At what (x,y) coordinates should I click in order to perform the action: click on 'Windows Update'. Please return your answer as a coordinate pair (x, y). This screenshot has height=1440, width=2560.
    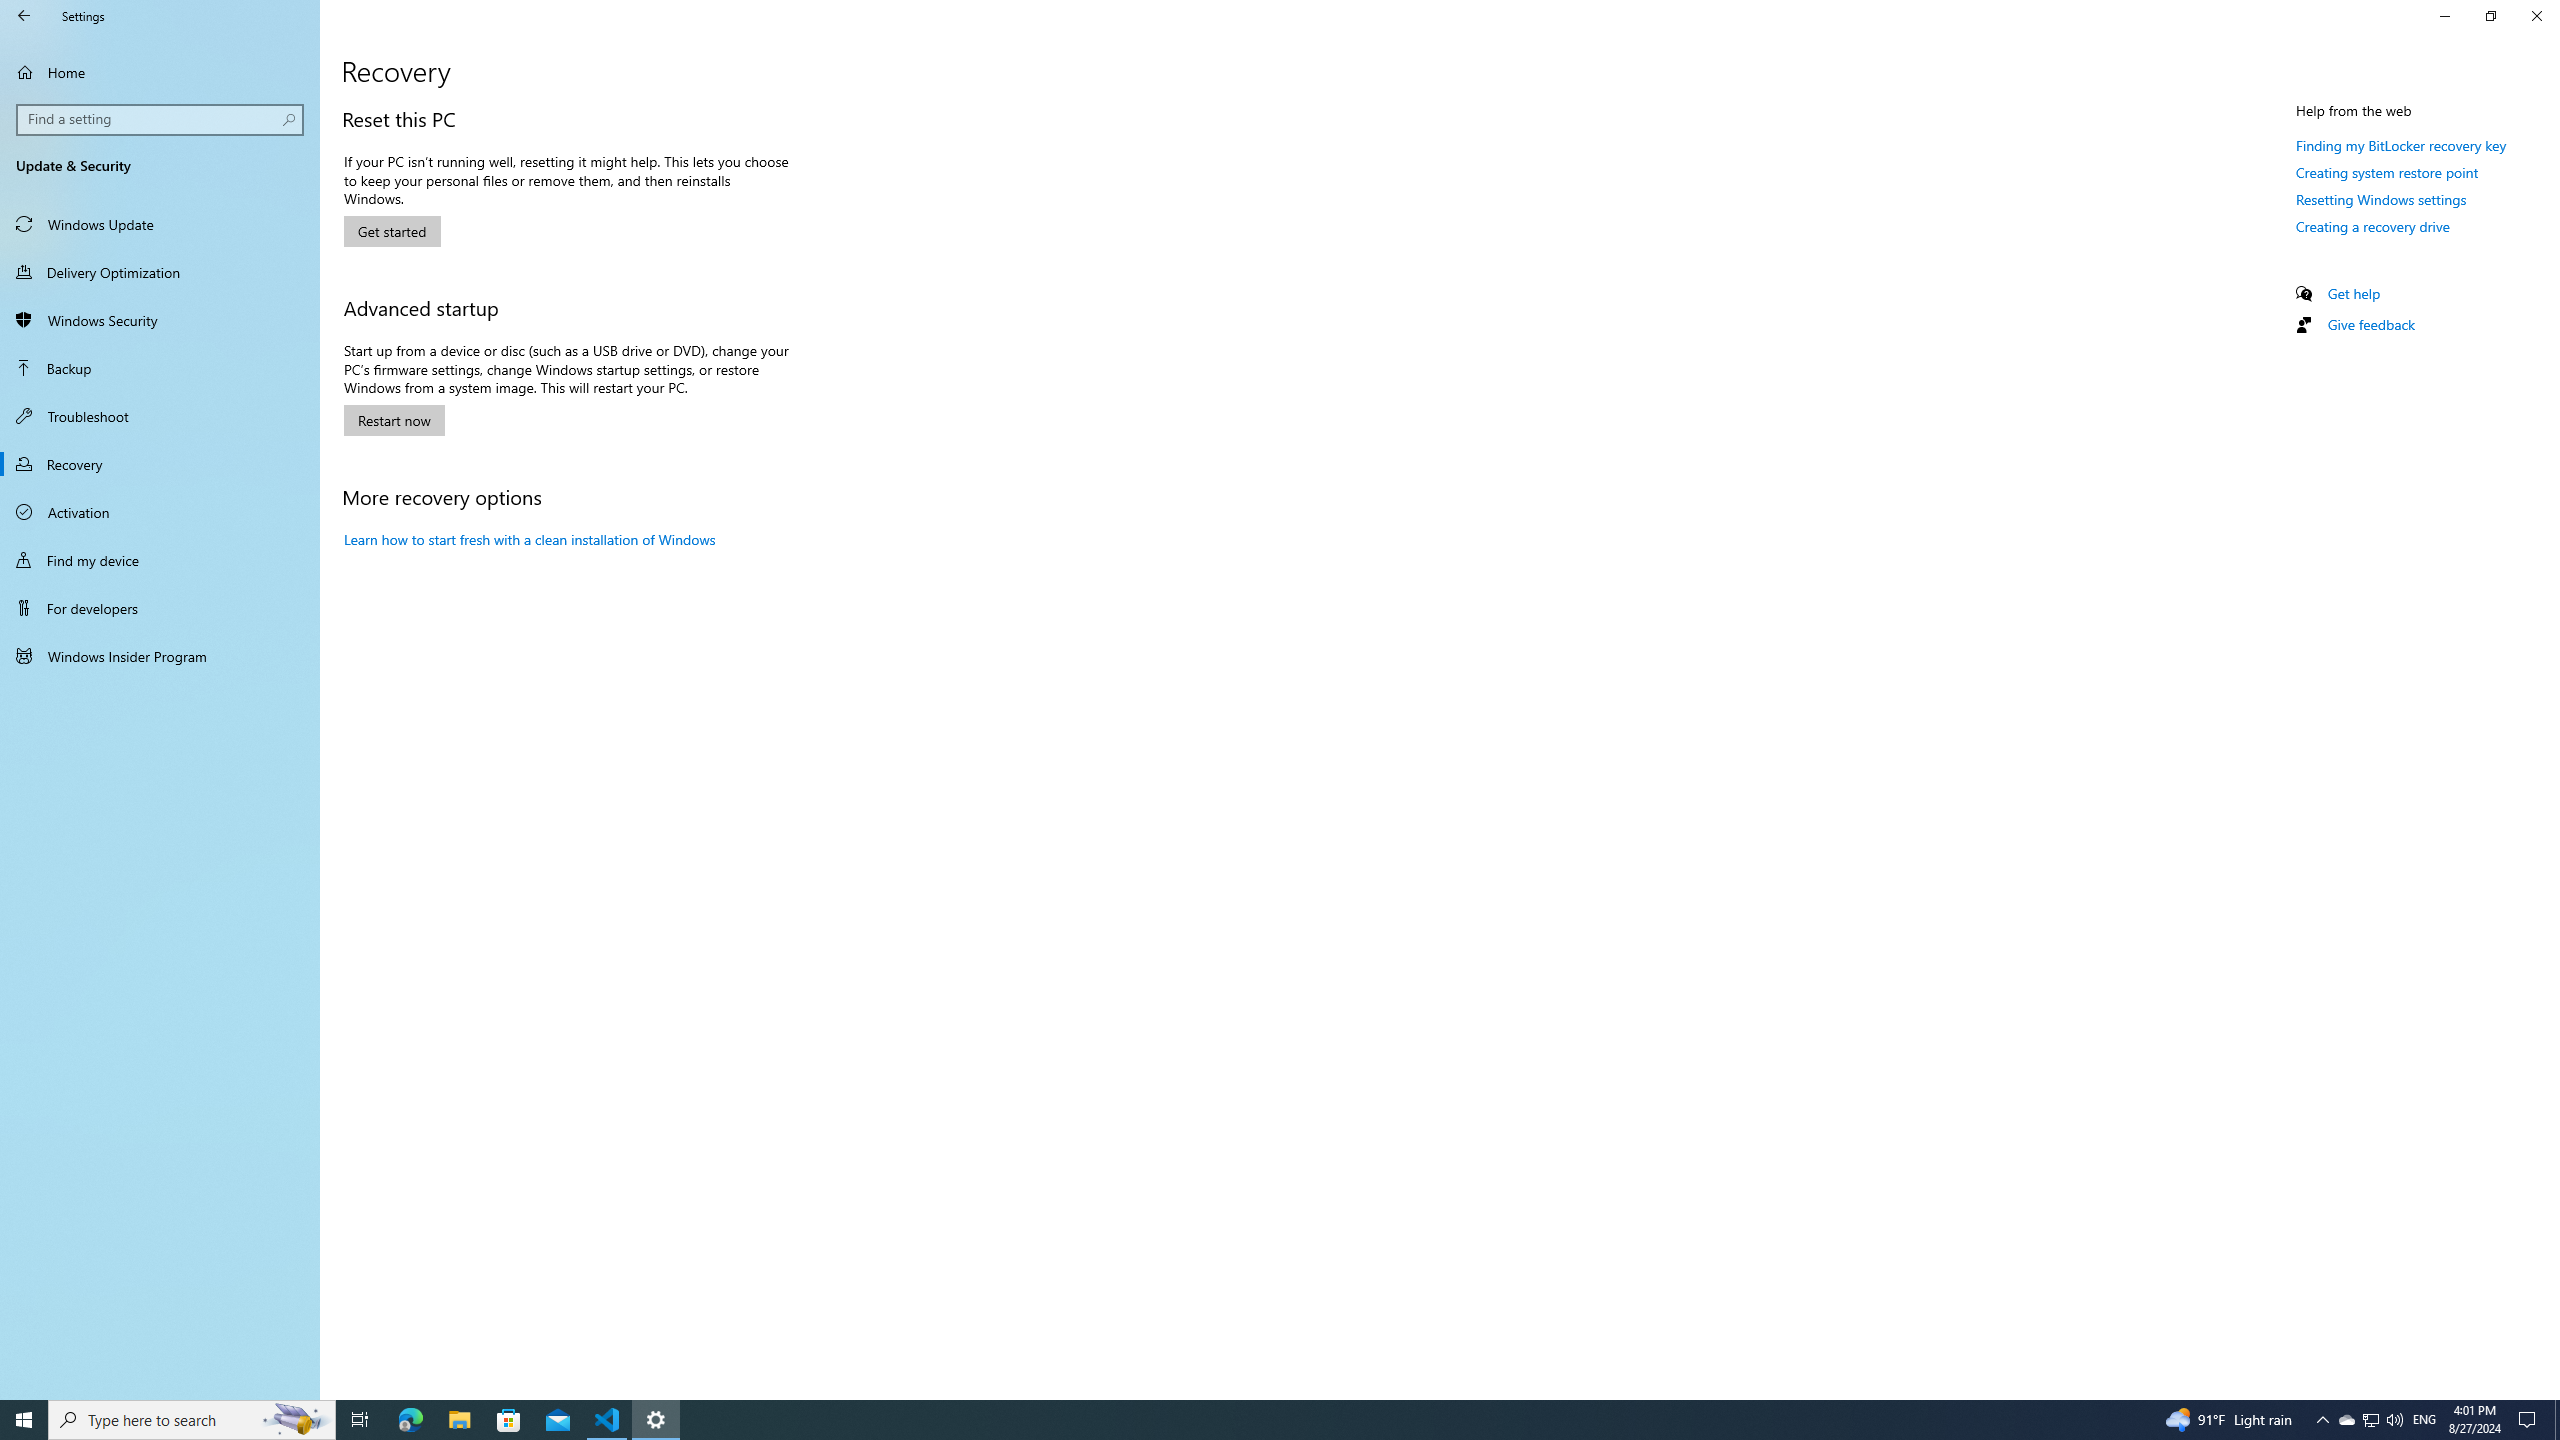
    Looking at the image, I should click on (159, 222).